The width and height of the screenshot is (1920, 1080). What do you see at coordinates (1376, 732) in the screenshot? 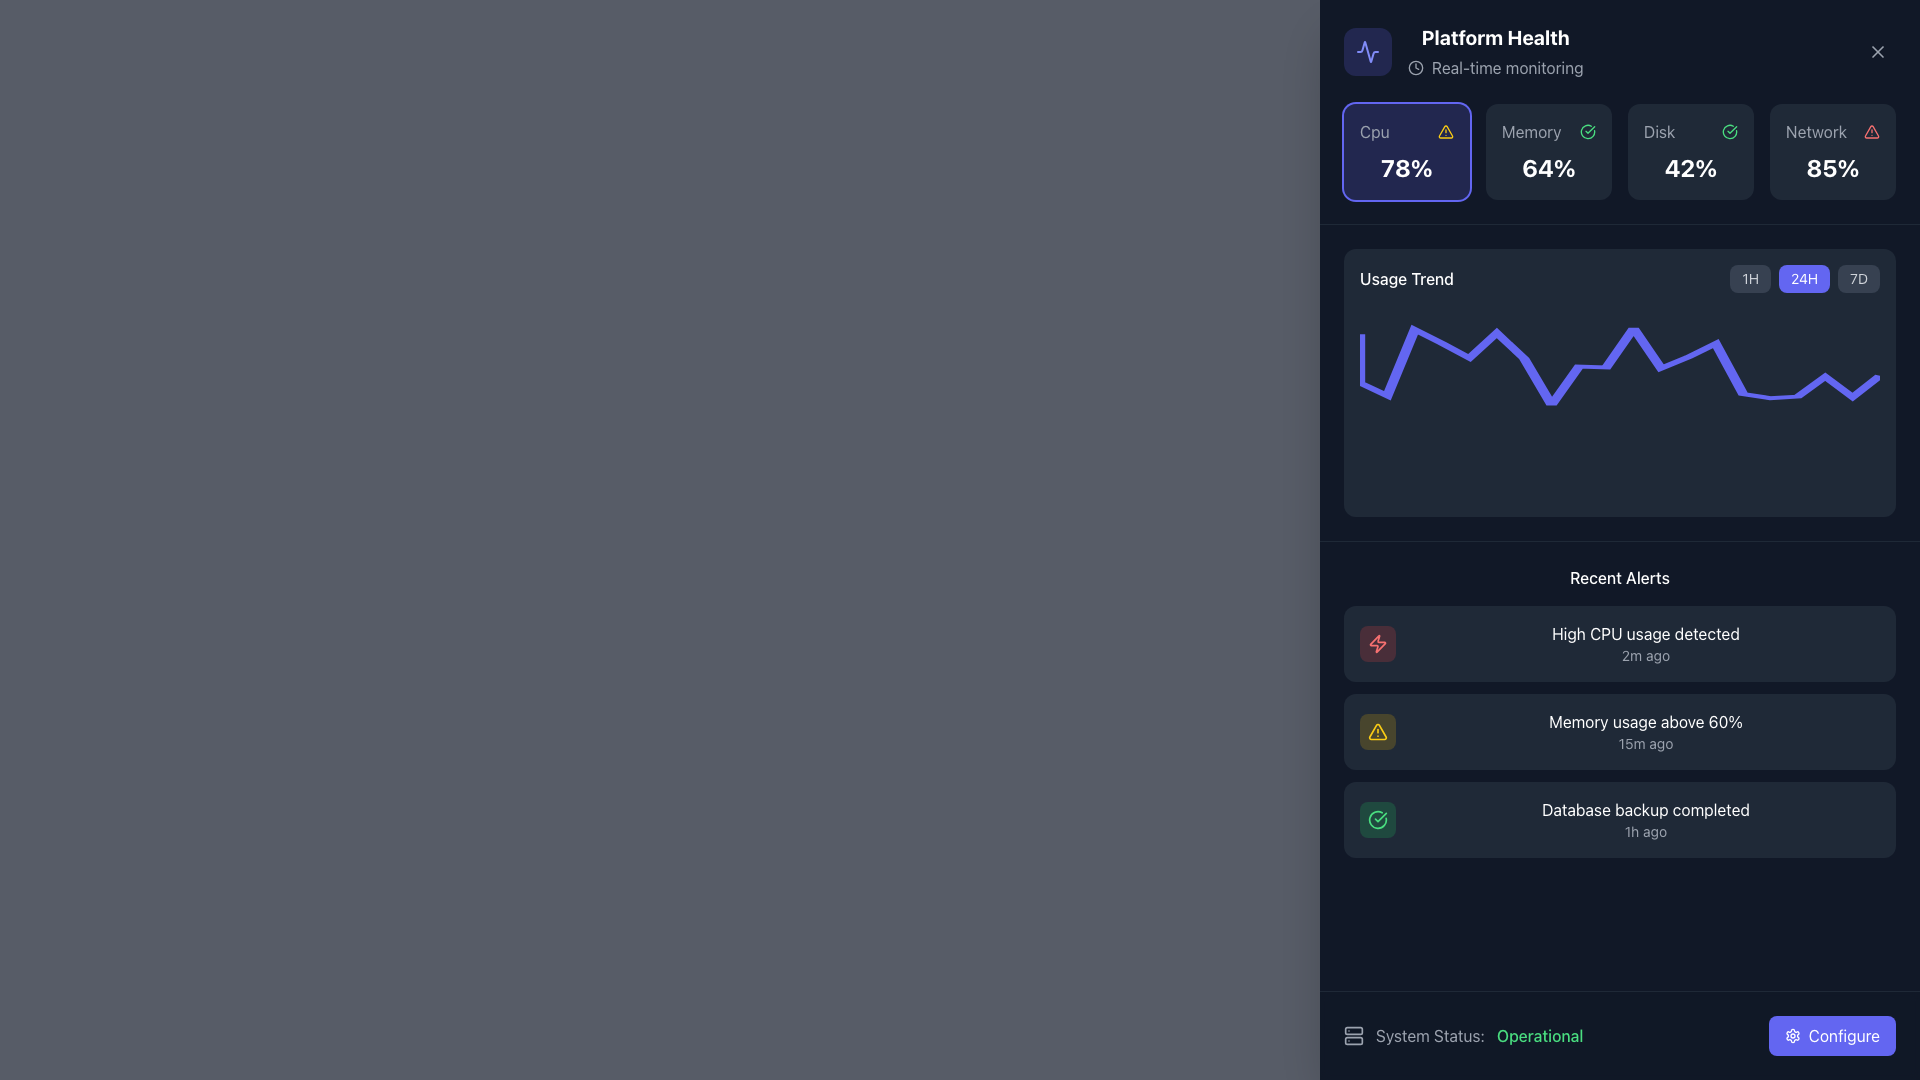
I see `the alert icon located in the 'Recent Alerts' section, which represents a warning about memory usage above 60%` at bounding box center [1376, 732].